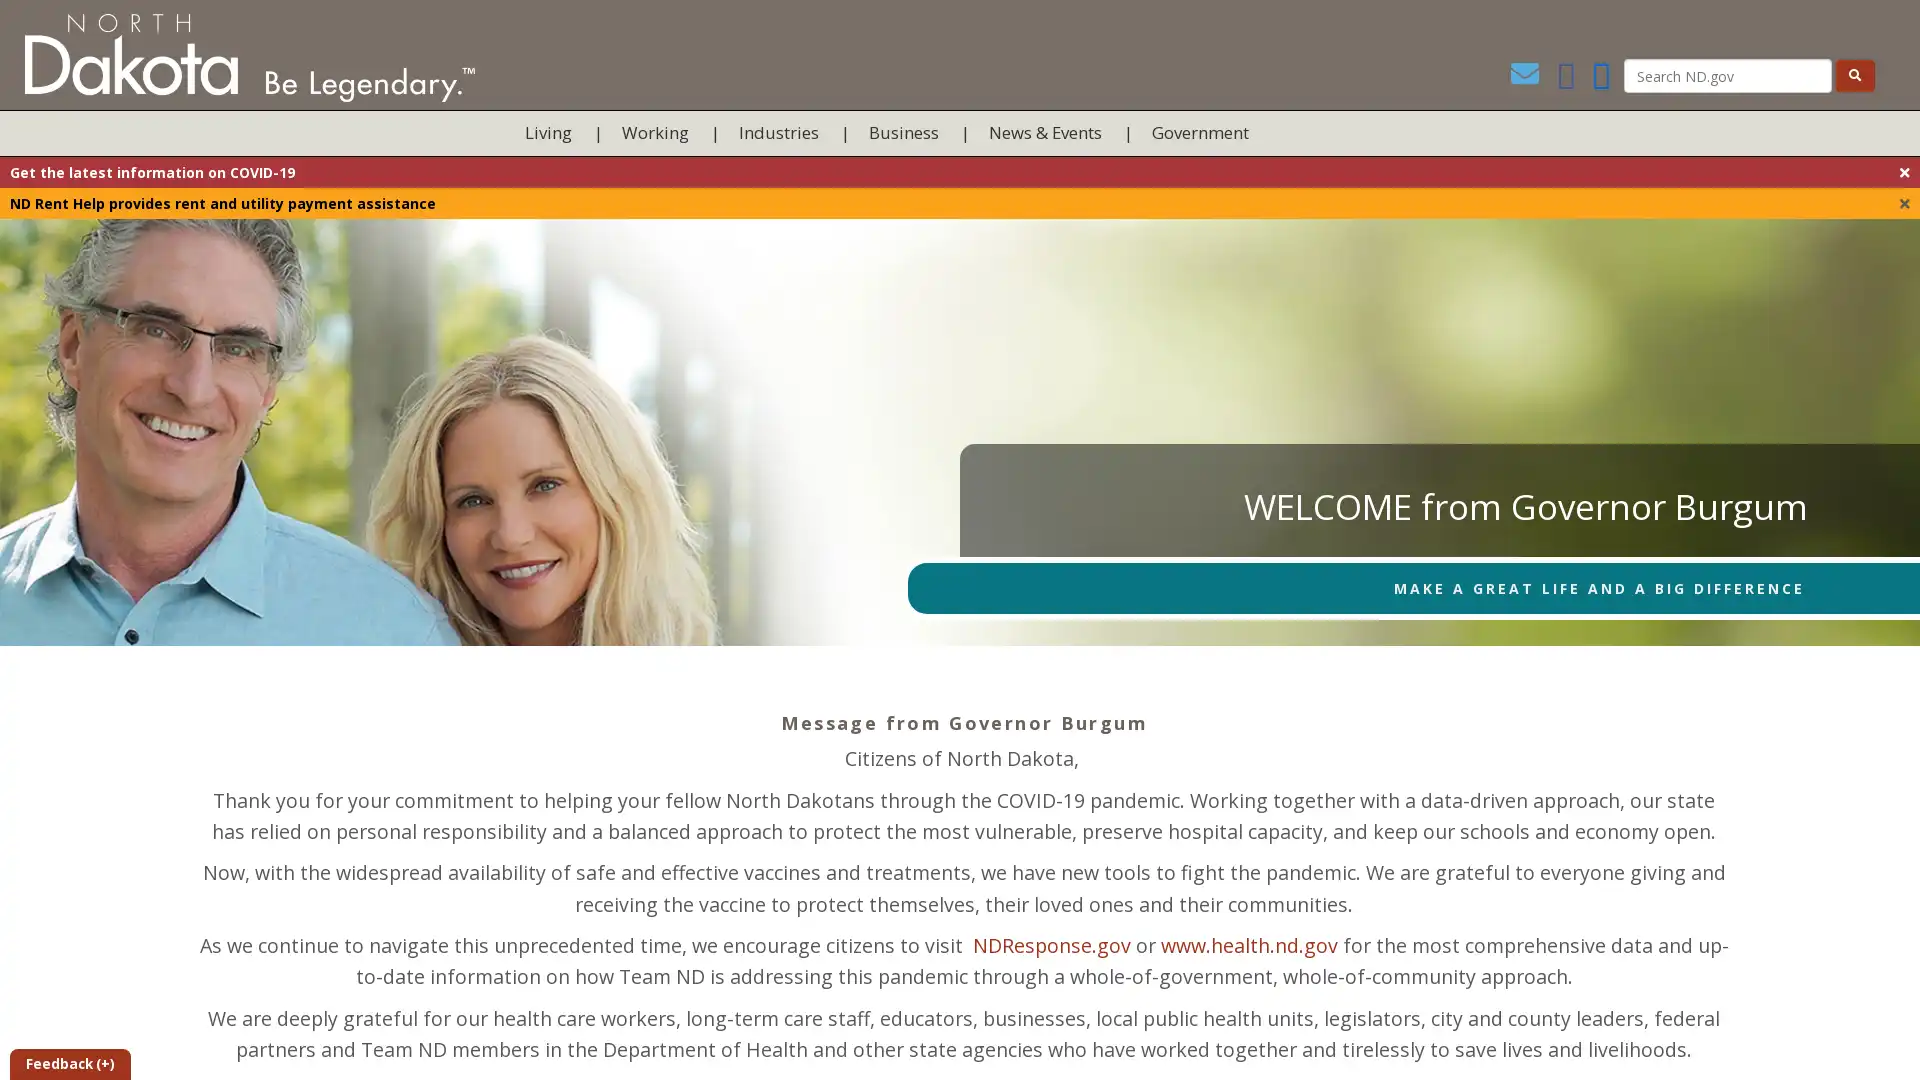 The width and height of the screenshot is (1920, 1080). Describe the element at coordinates (1559, 77) in the screenshot. I see `Follow Us on Facebook` at that location.